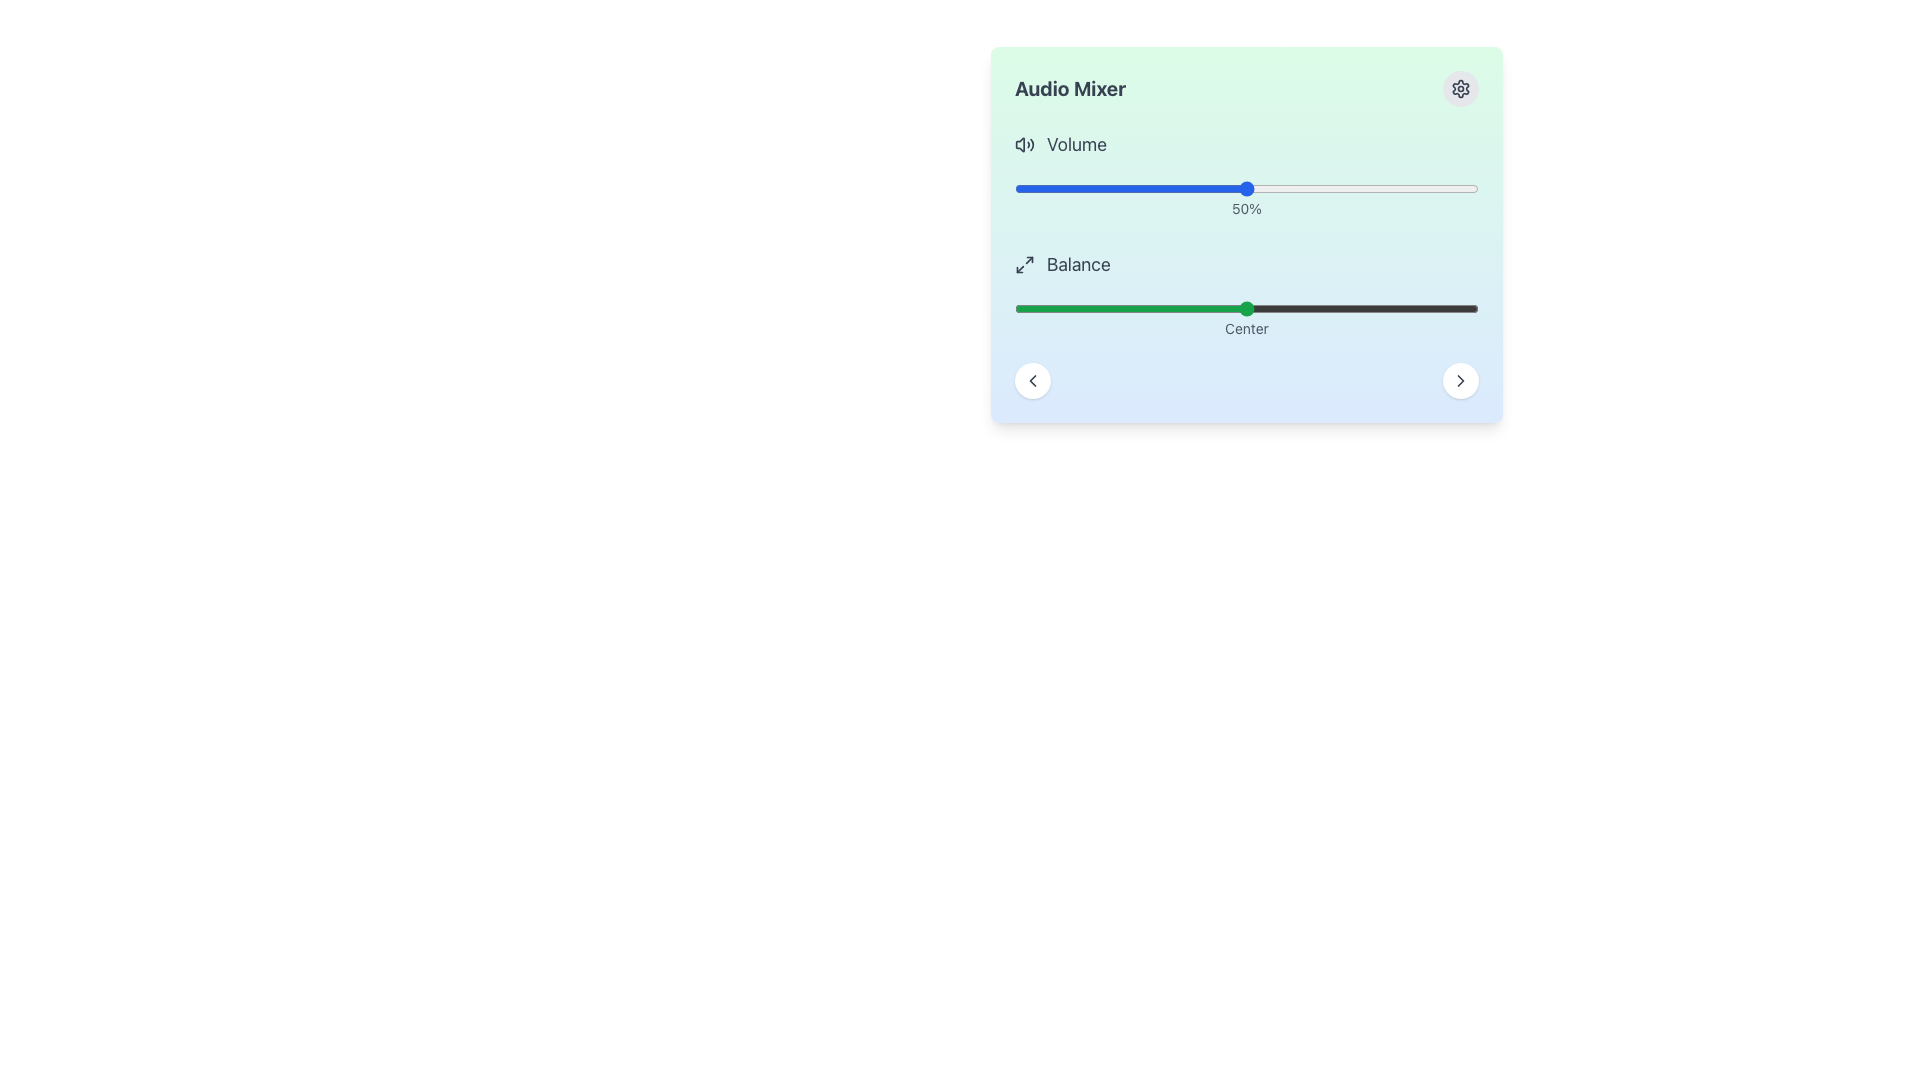 The height and width of the screenshot is (1080, 1920). I want to click on the volume, so click(1028, 189).